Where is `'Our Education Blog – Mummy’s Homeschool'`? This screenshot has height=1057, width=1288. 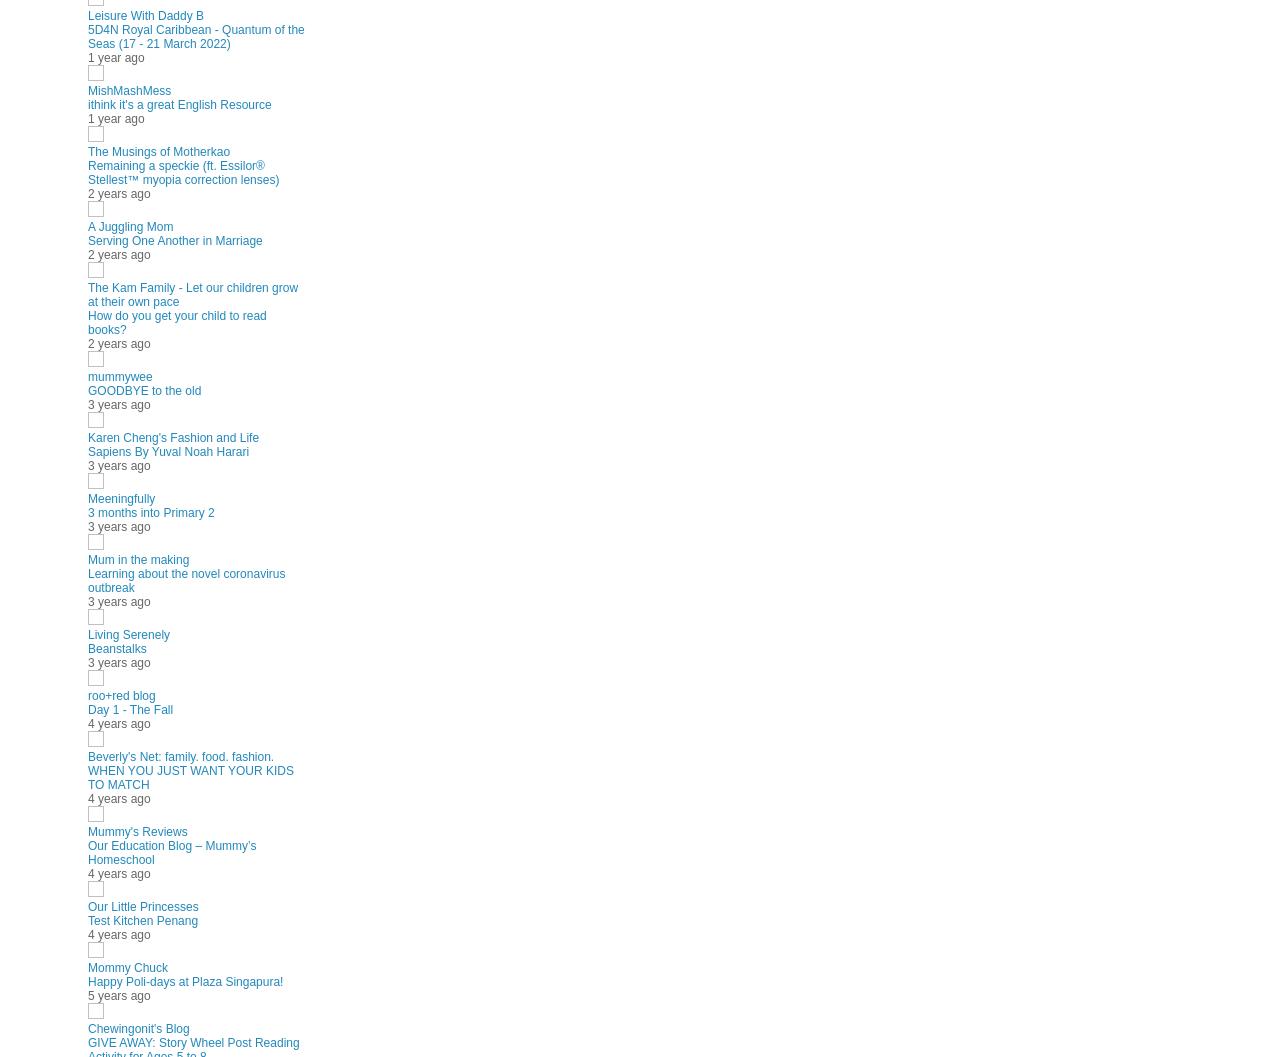
'Our Education Blog – Mummy’s Homeschool' is located at coordinates (170, 851).